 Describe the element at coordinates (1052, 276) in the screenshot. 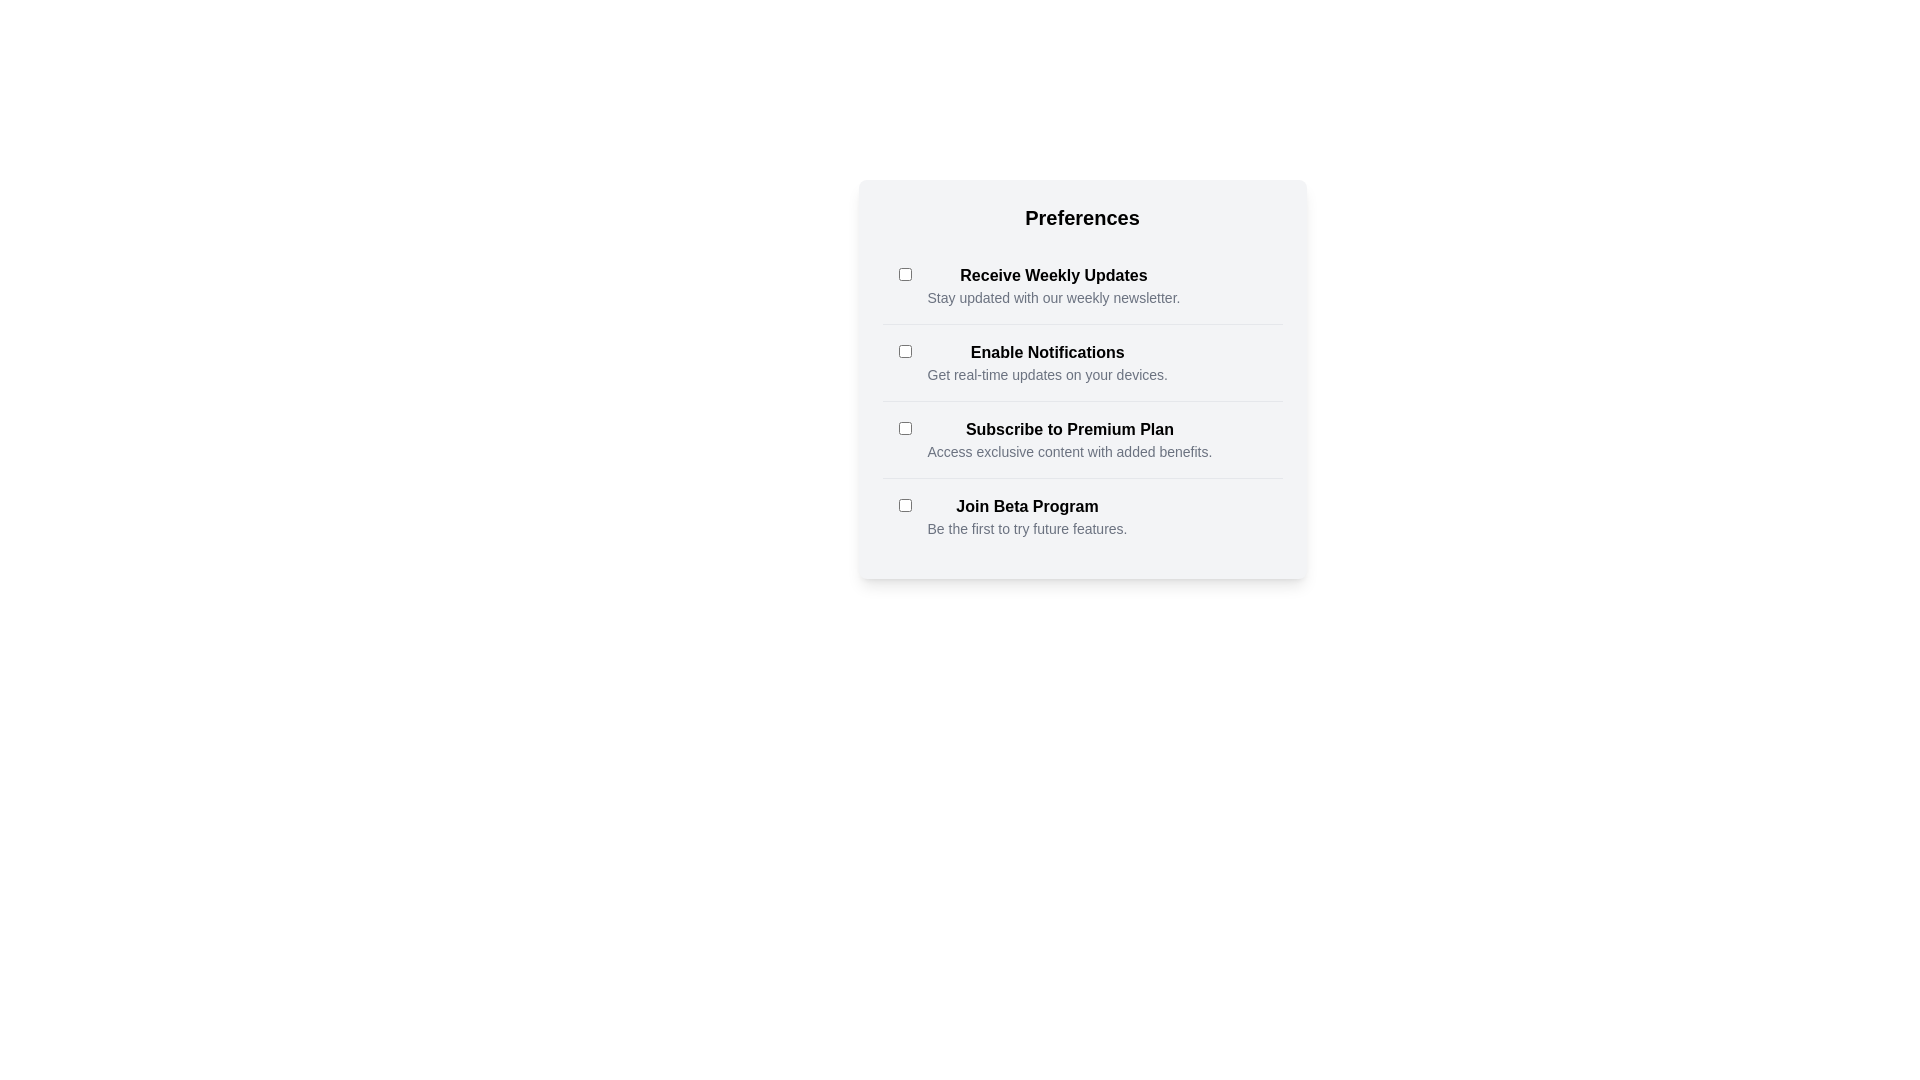

I see `the label associated with the checkbox to toggle its state. The label text is Receive Weekly Updates` at that location.